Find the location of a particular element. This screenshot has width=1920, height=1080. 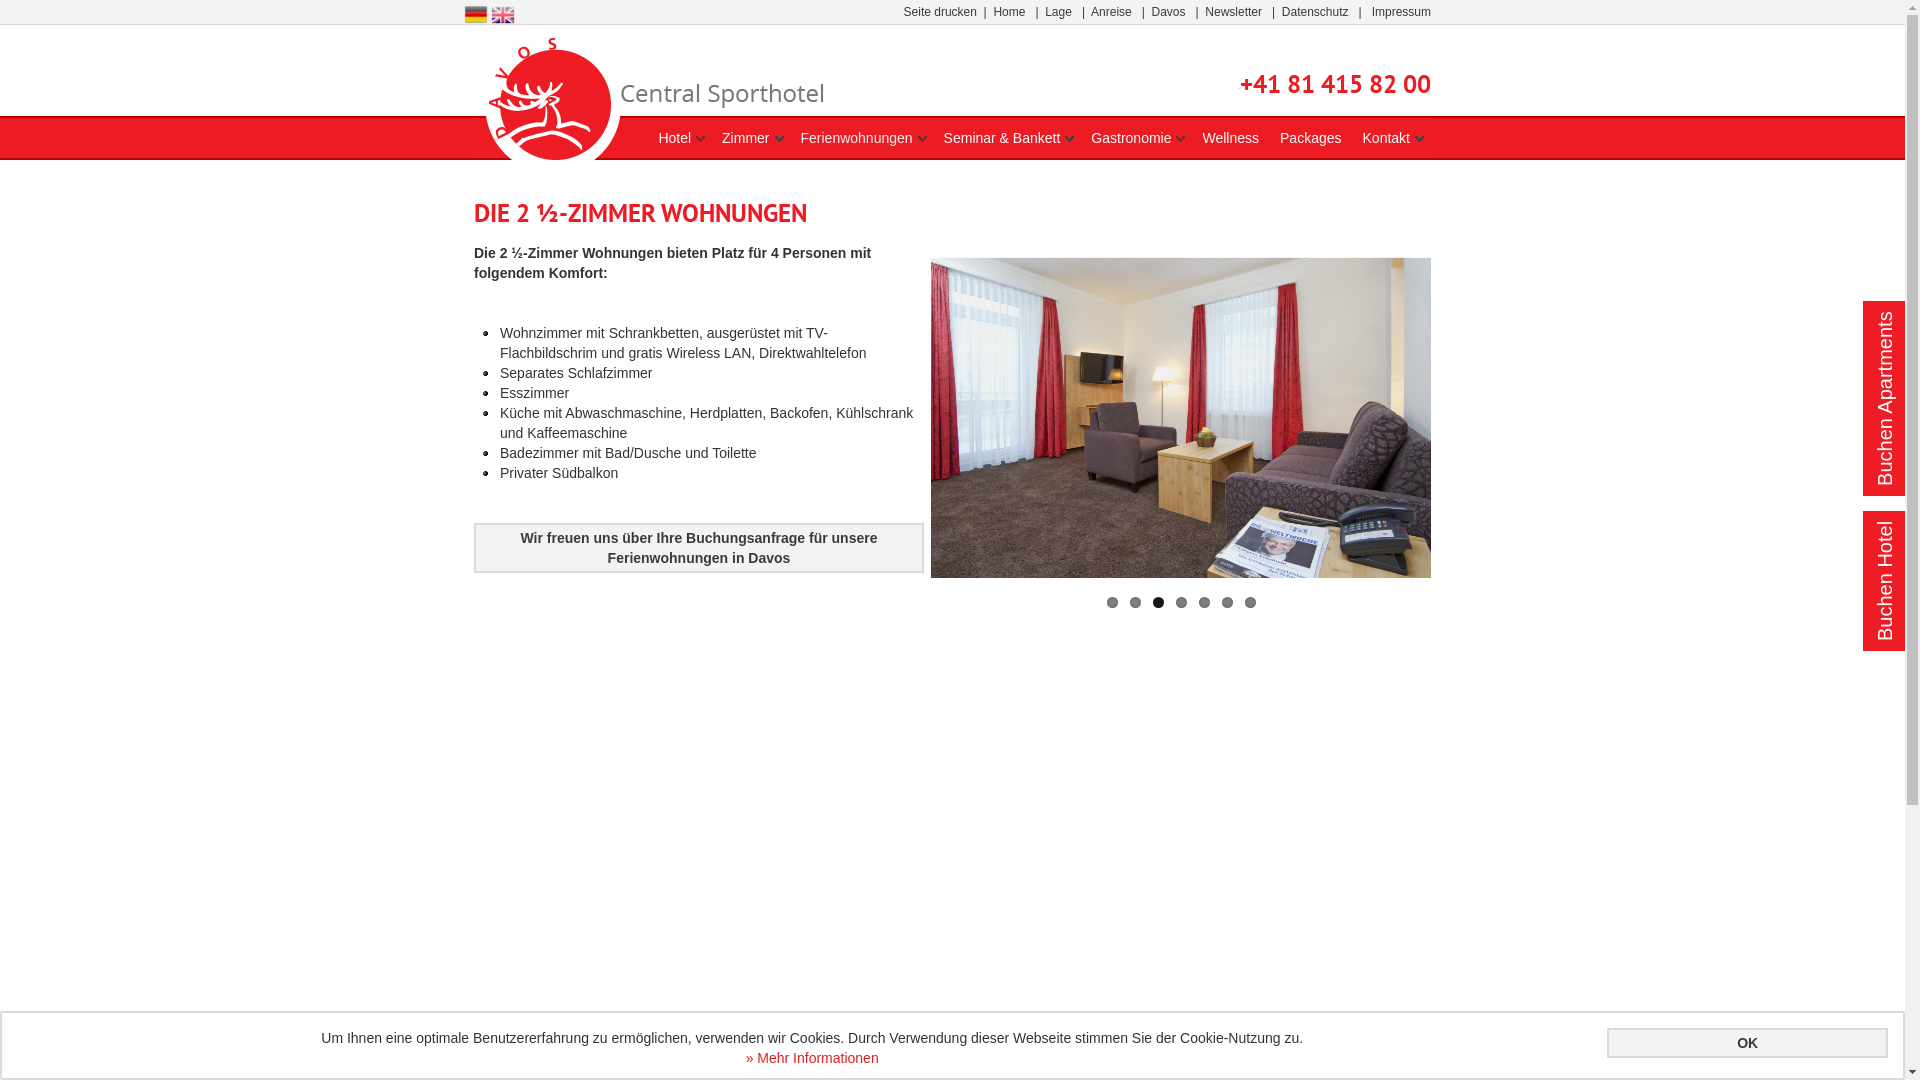

'Seminar & Bankett' is located at coordinates (1002, 137).